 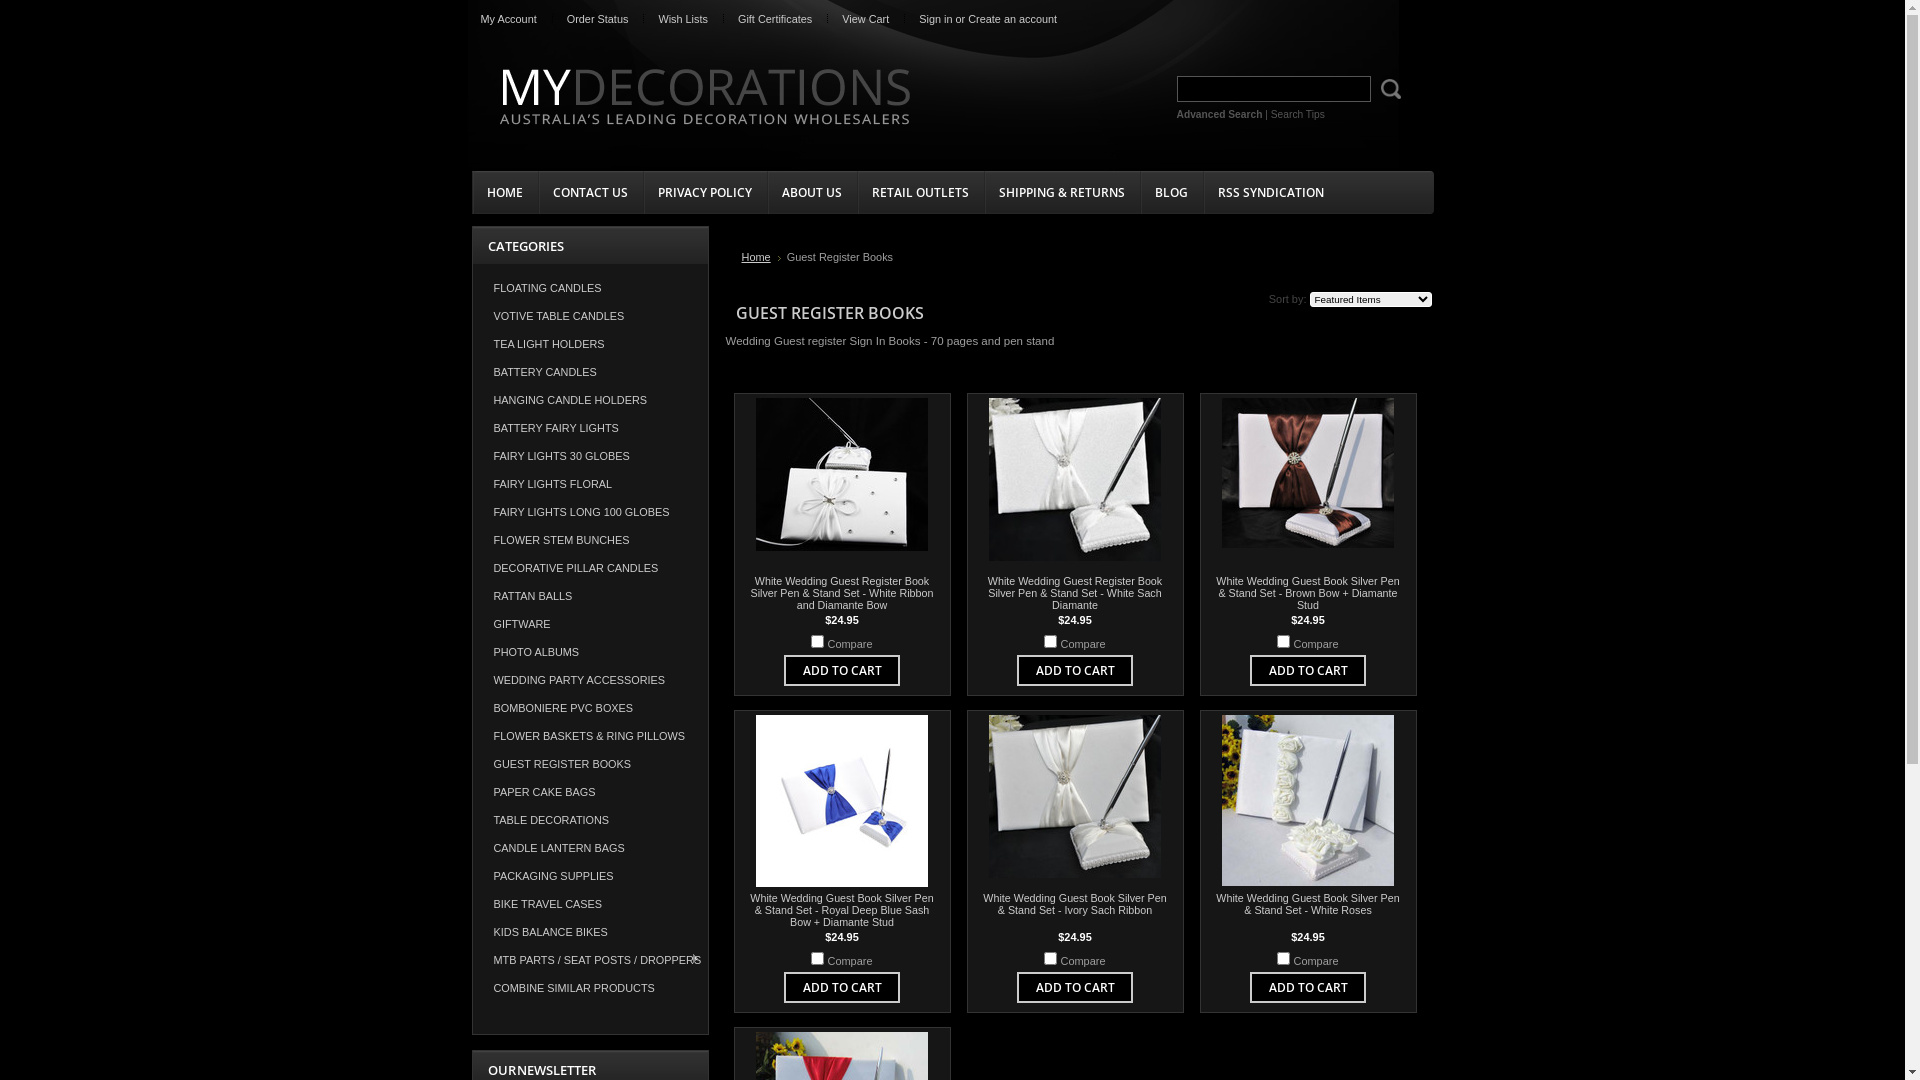 What do you see at coordinates (597, 19) in the screenshot?
I see `'Order Status'` at bounding box center [597, 19].